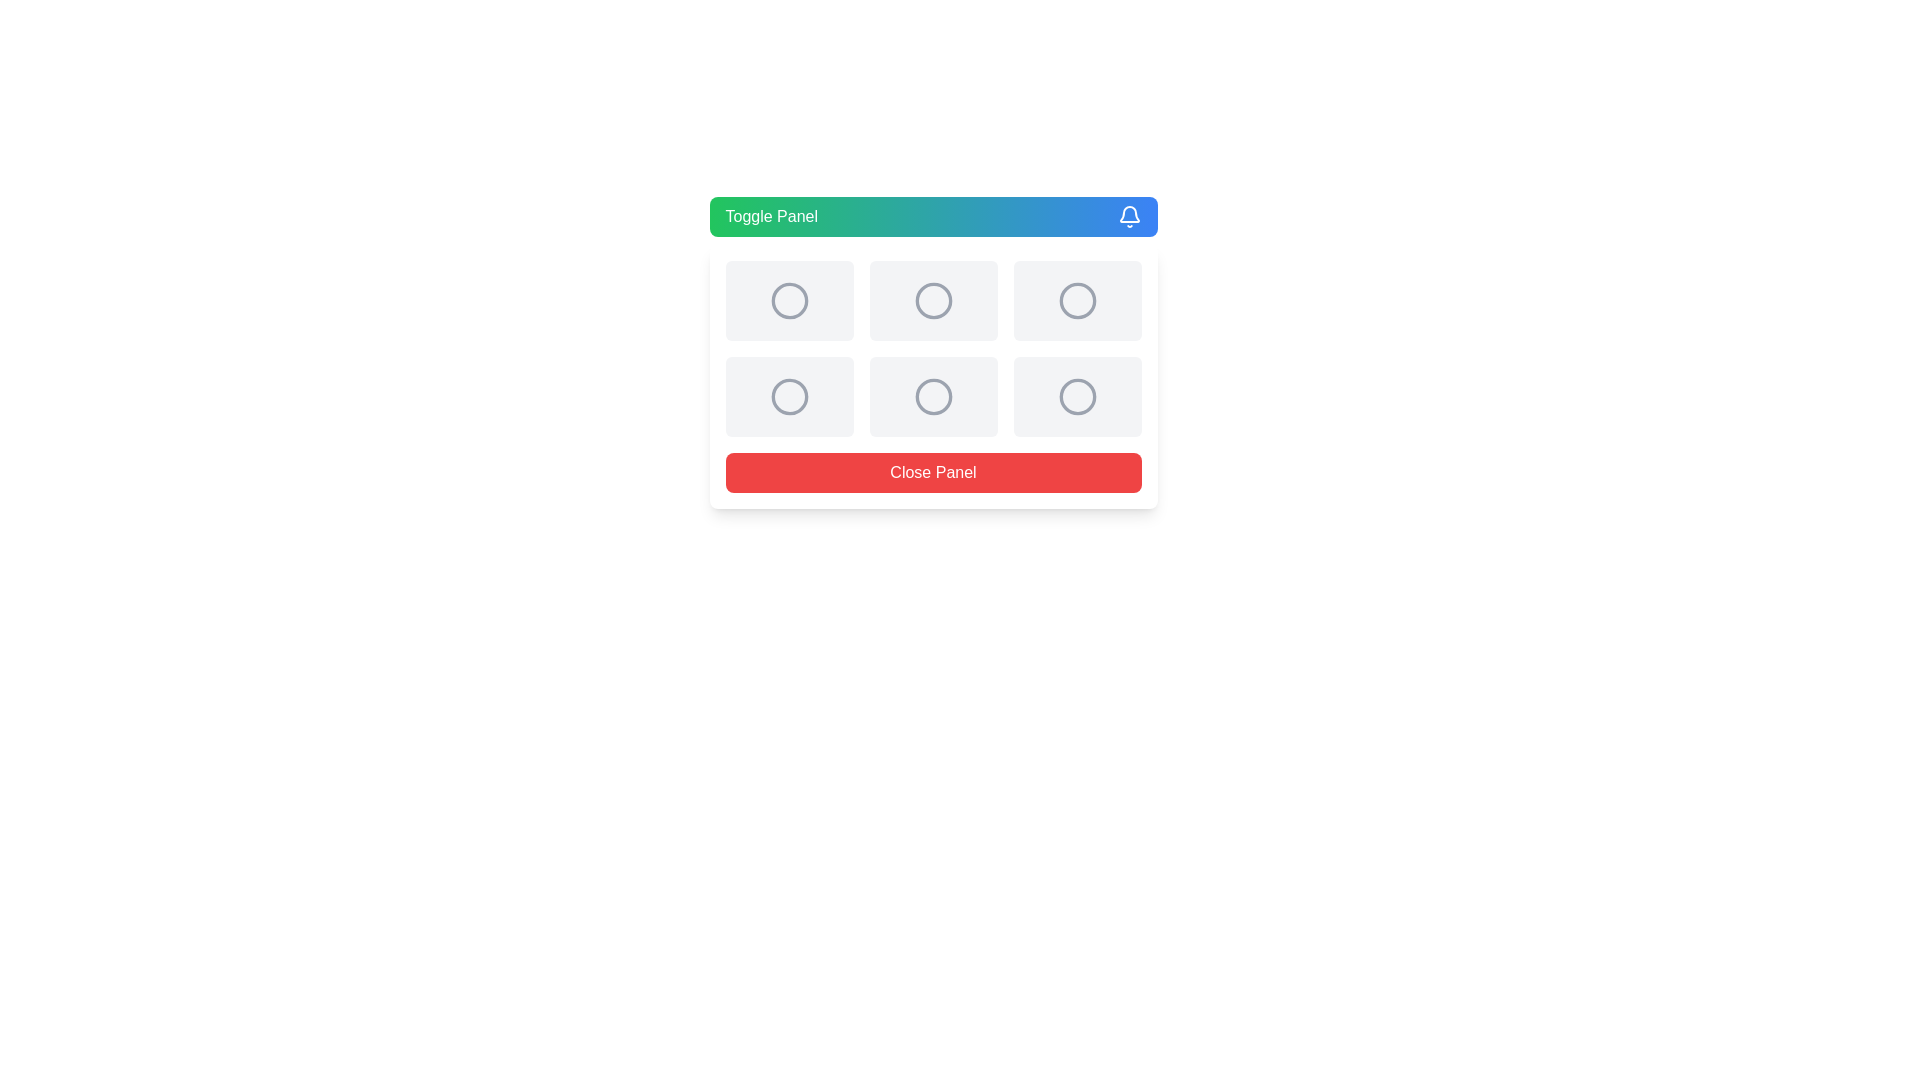 This screenshot has width=1920, height=1080. What do you see at coordinates (932, 300) in the screenshot?
I see `the circular icon with a gray outline and transparent center located in the second row and middle column of a three-by-two grid layout` at bounding box center [932, 300].